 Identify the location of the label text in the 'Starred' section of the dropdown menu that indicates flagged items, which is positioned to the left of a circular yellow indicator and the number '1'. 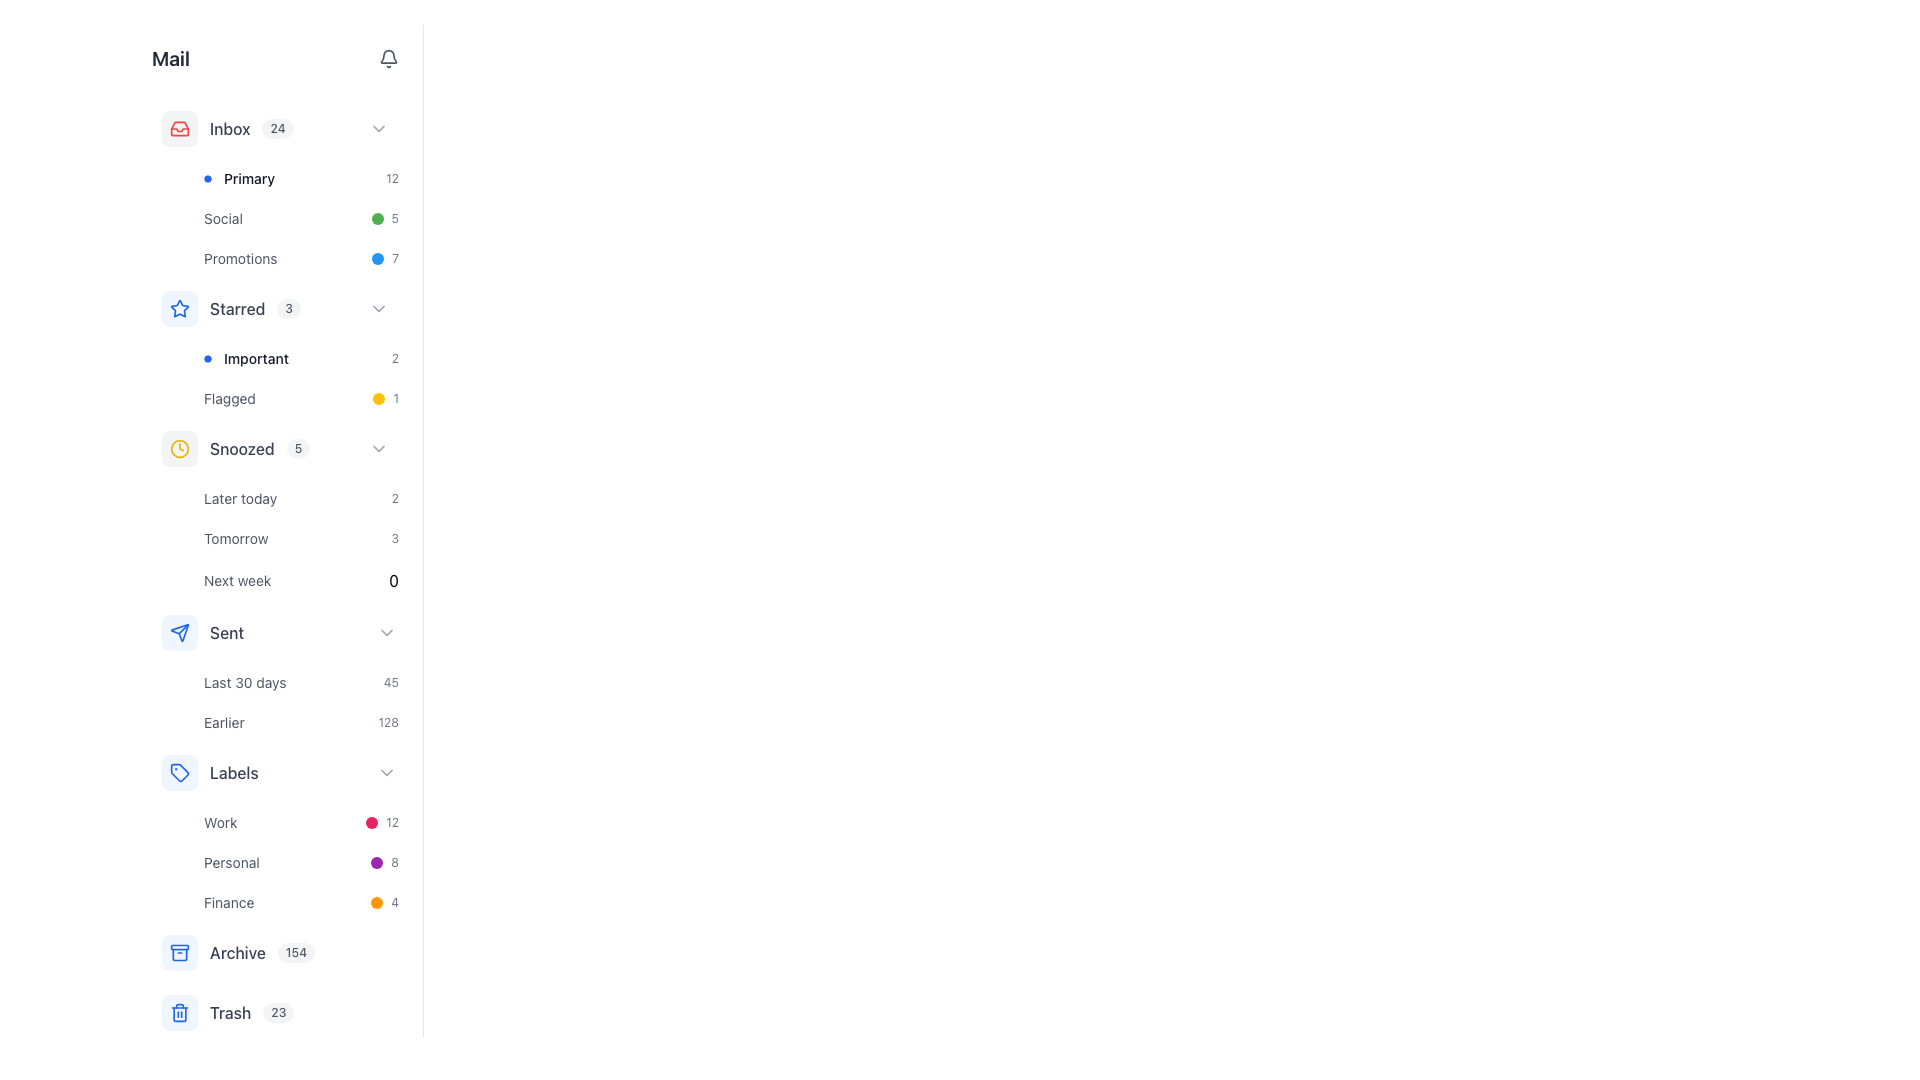
(230, 398).